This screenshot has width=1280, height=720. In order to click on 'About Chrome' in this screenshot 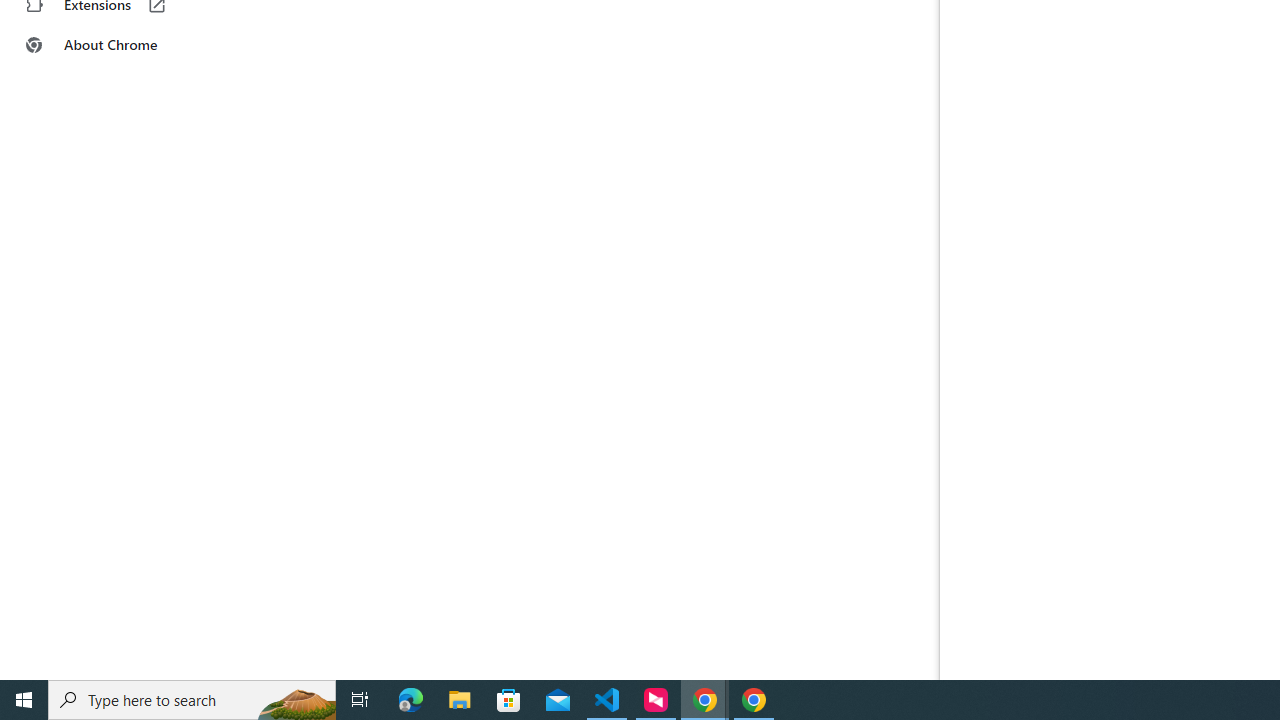, I will do `click(123, 45)`.